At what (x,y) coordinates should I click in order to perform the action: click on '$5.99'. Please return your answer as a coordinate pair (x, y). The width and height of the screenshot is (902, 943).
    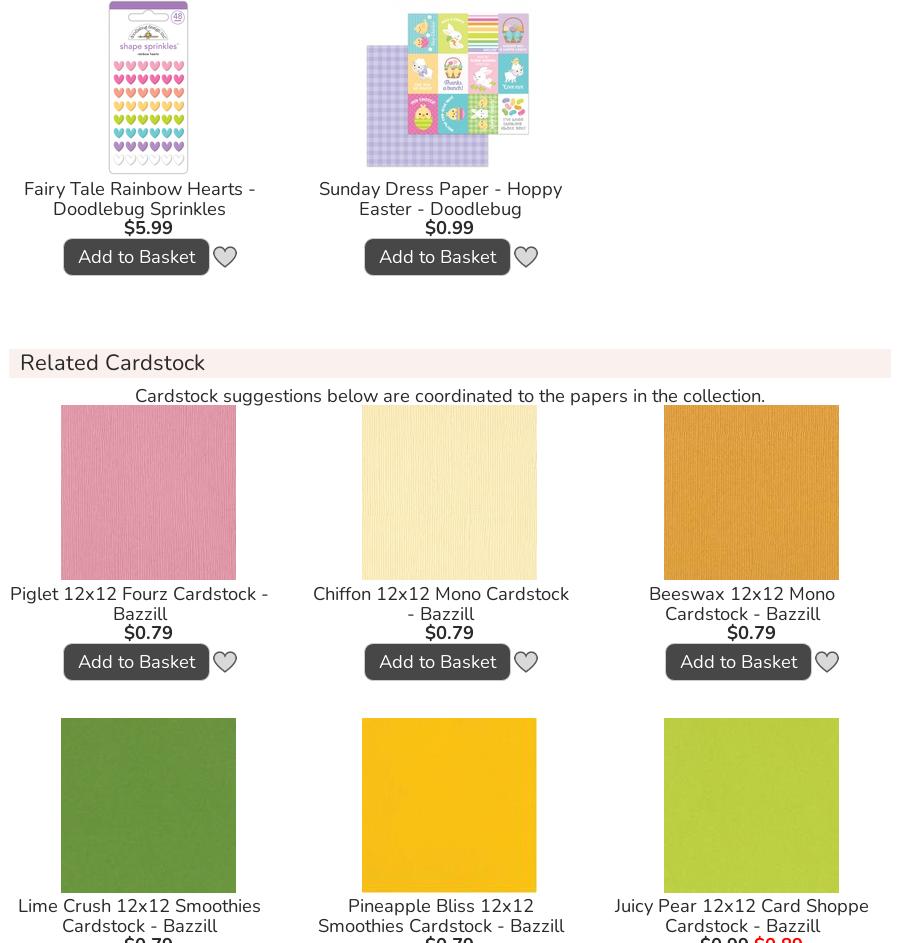
    Looking at the image, I should click on (124, 227).